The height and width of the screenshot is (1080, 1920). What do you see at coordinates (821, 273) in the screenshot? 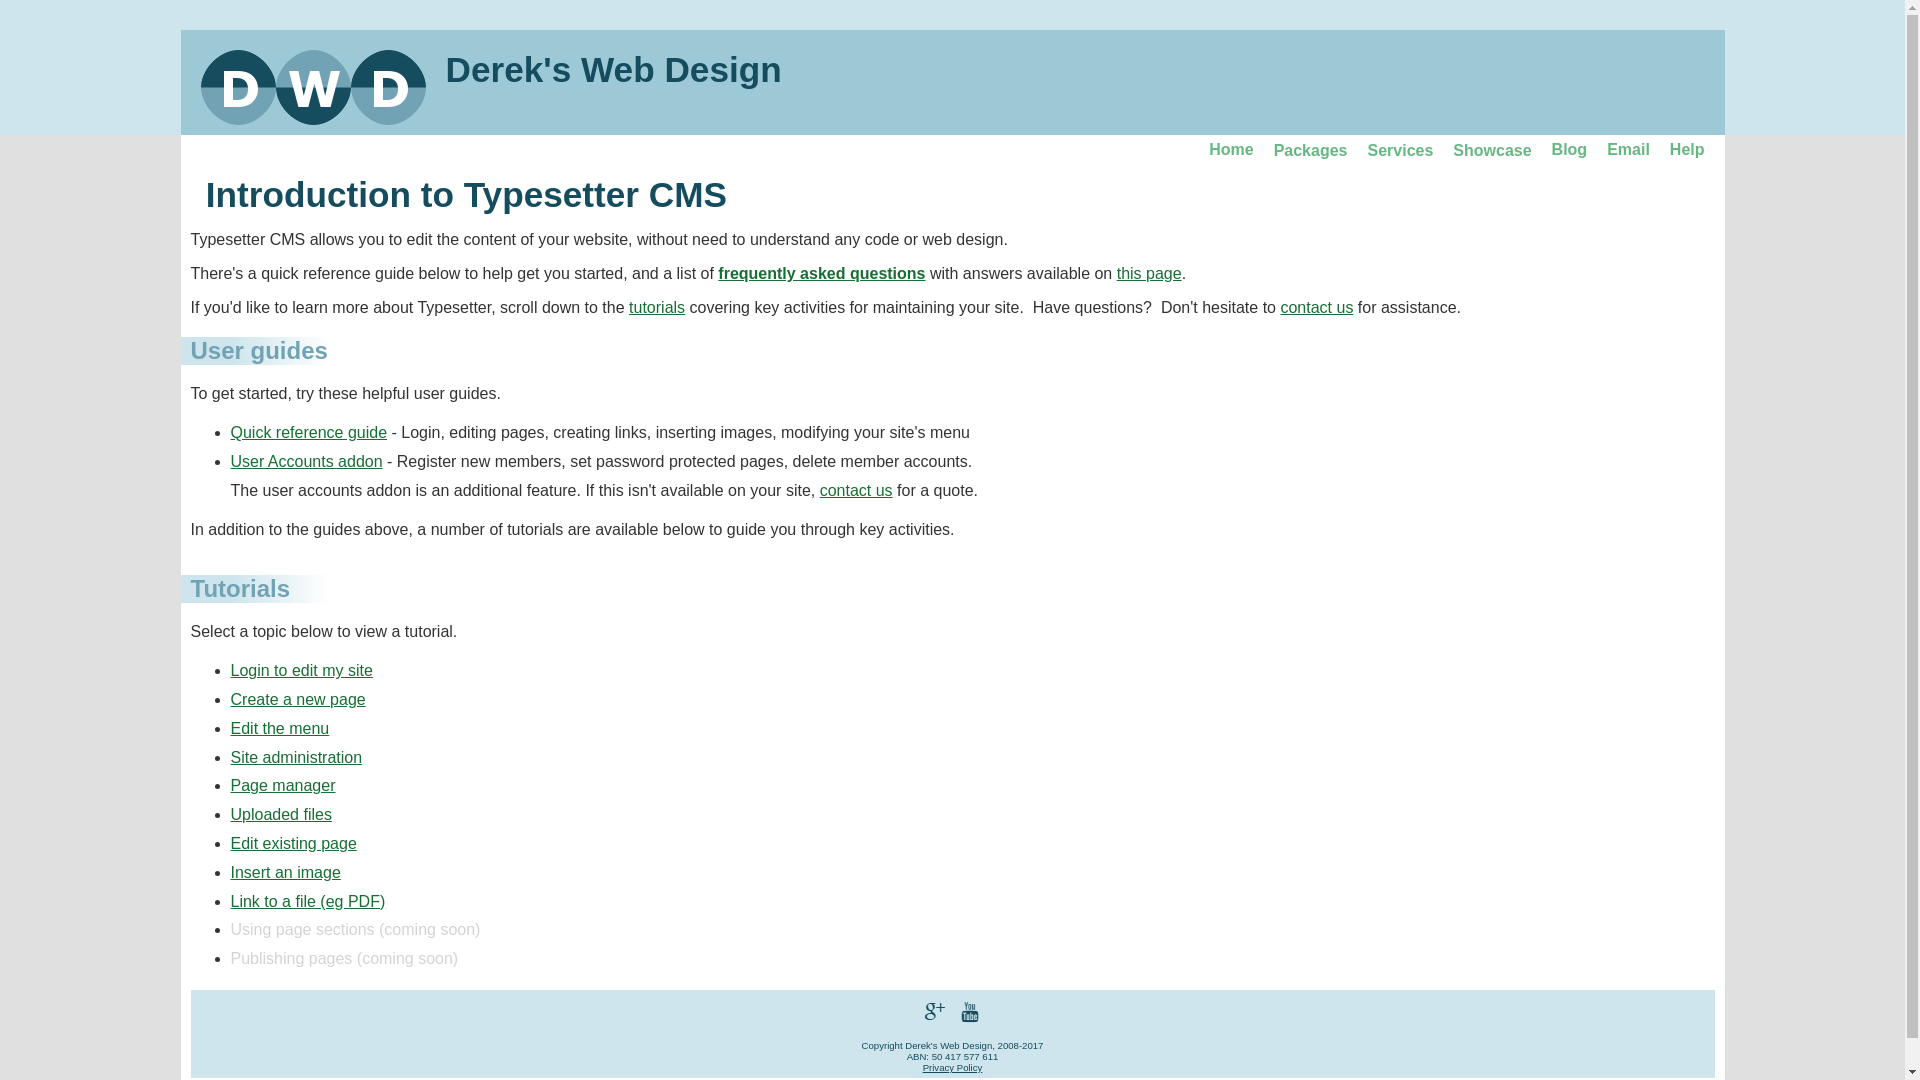
I see `'frequently asked questions'` at bounding box center [821, 273].